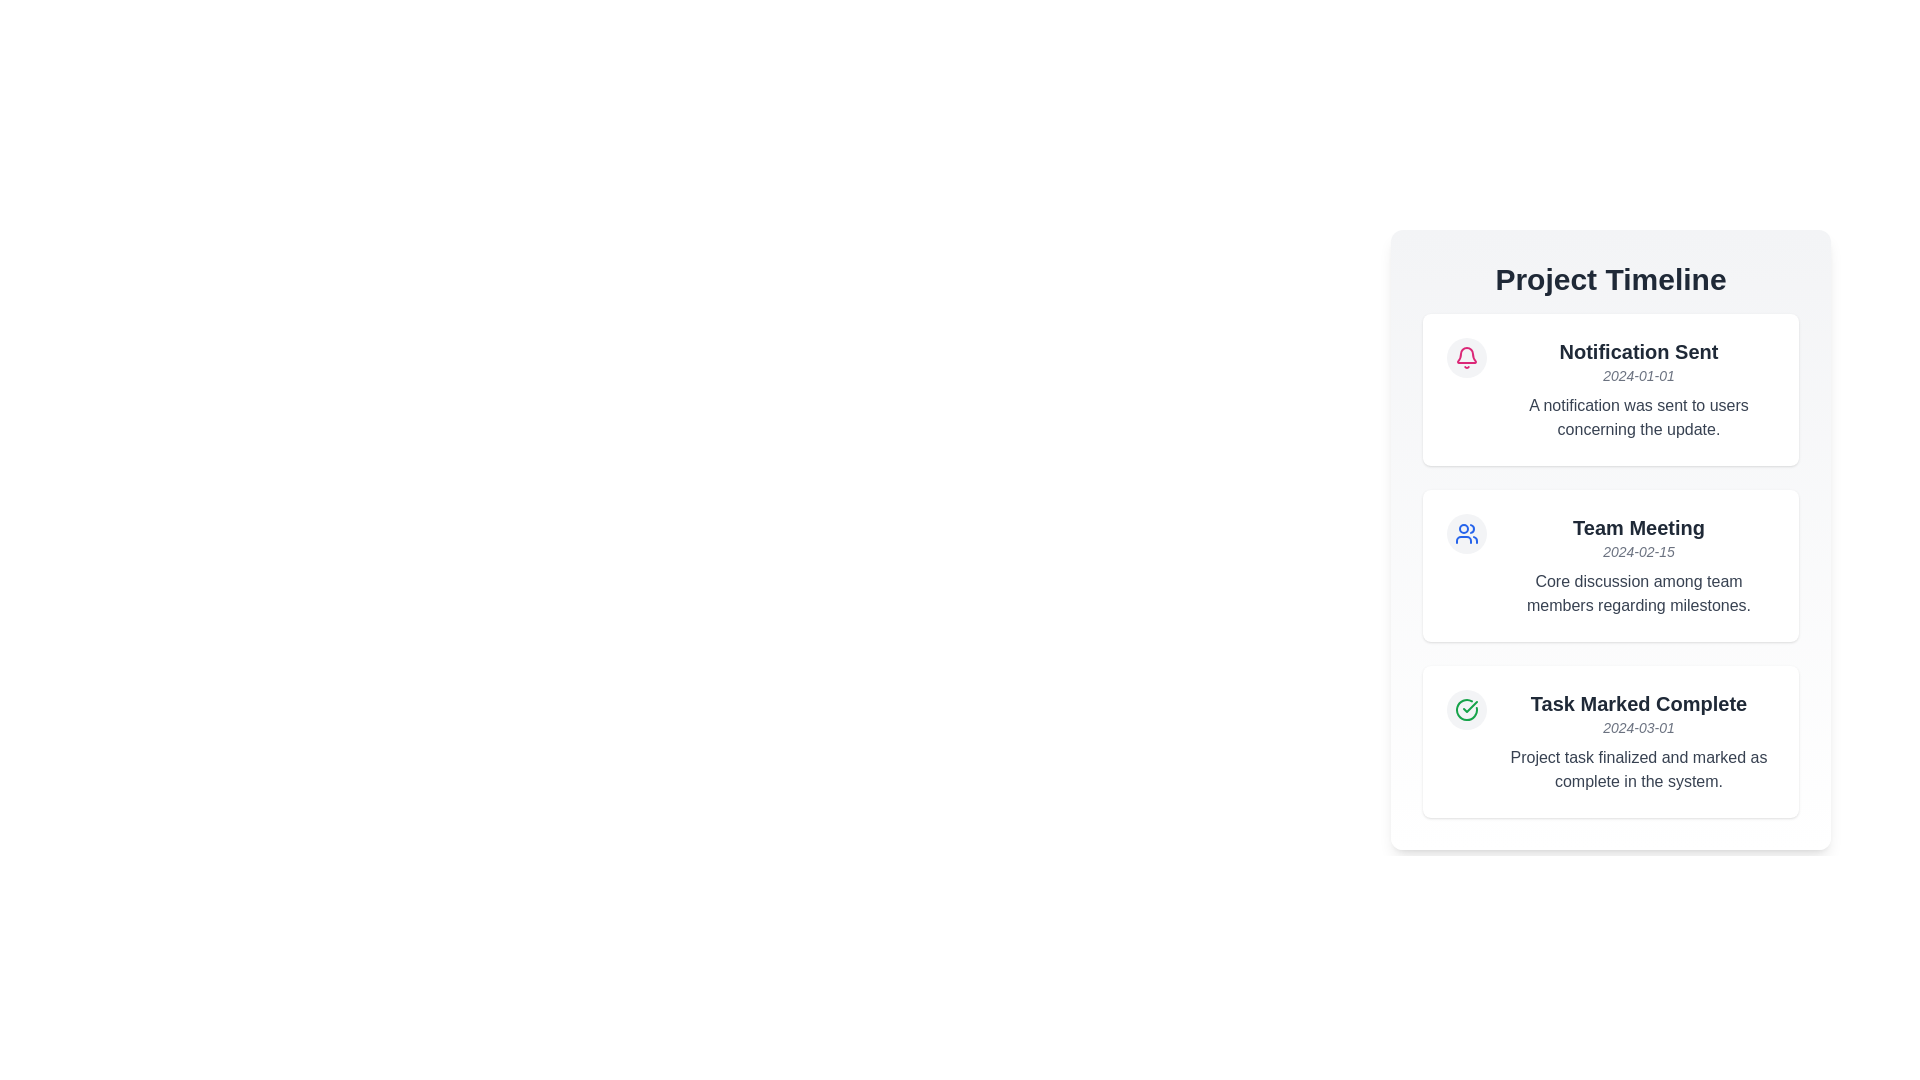 This screenshot has width=1920, height=1080. I want to click on the Text label indicating the date associated with the 'Notification Sent' notification, which is positioned below 'Notification Sent' and above the description text, so click(1638, 375).